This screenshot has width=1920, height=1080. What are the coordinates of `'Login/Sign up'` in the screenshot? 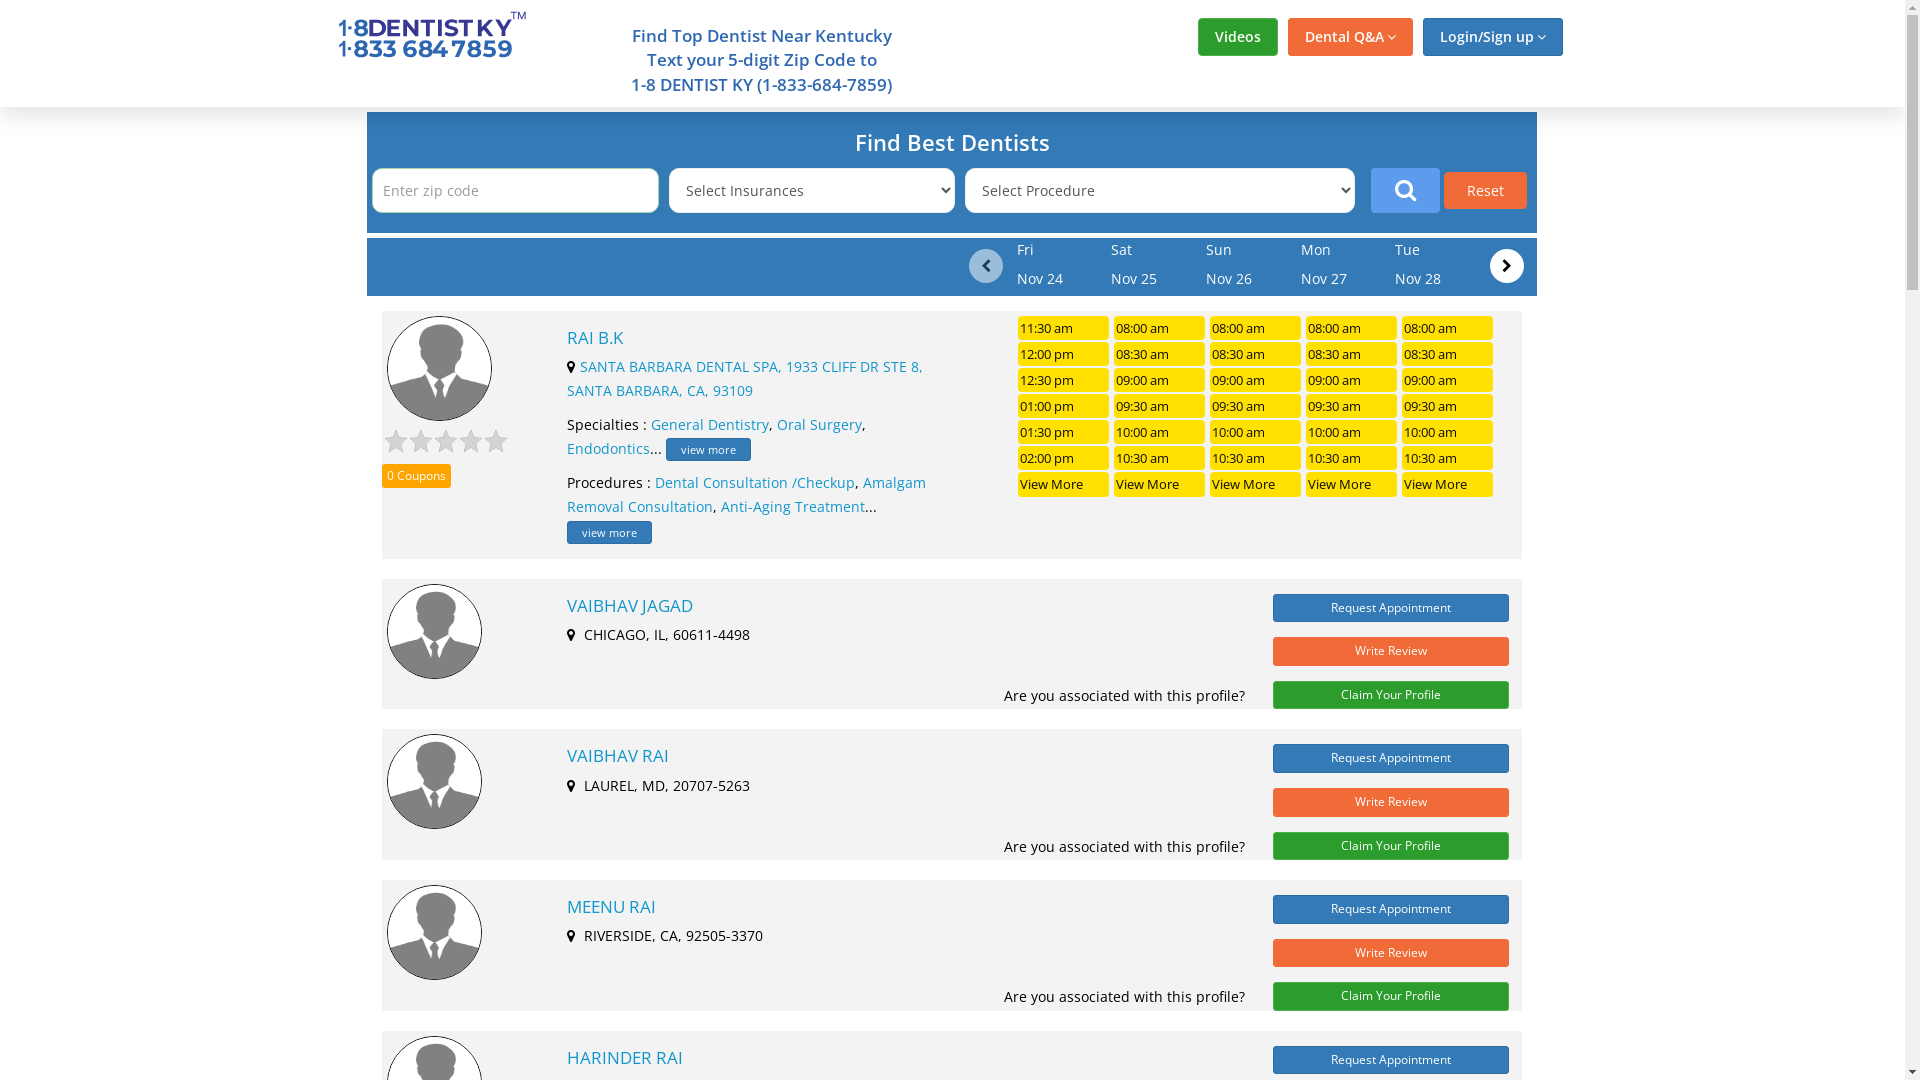 It's located at (1492, 37).